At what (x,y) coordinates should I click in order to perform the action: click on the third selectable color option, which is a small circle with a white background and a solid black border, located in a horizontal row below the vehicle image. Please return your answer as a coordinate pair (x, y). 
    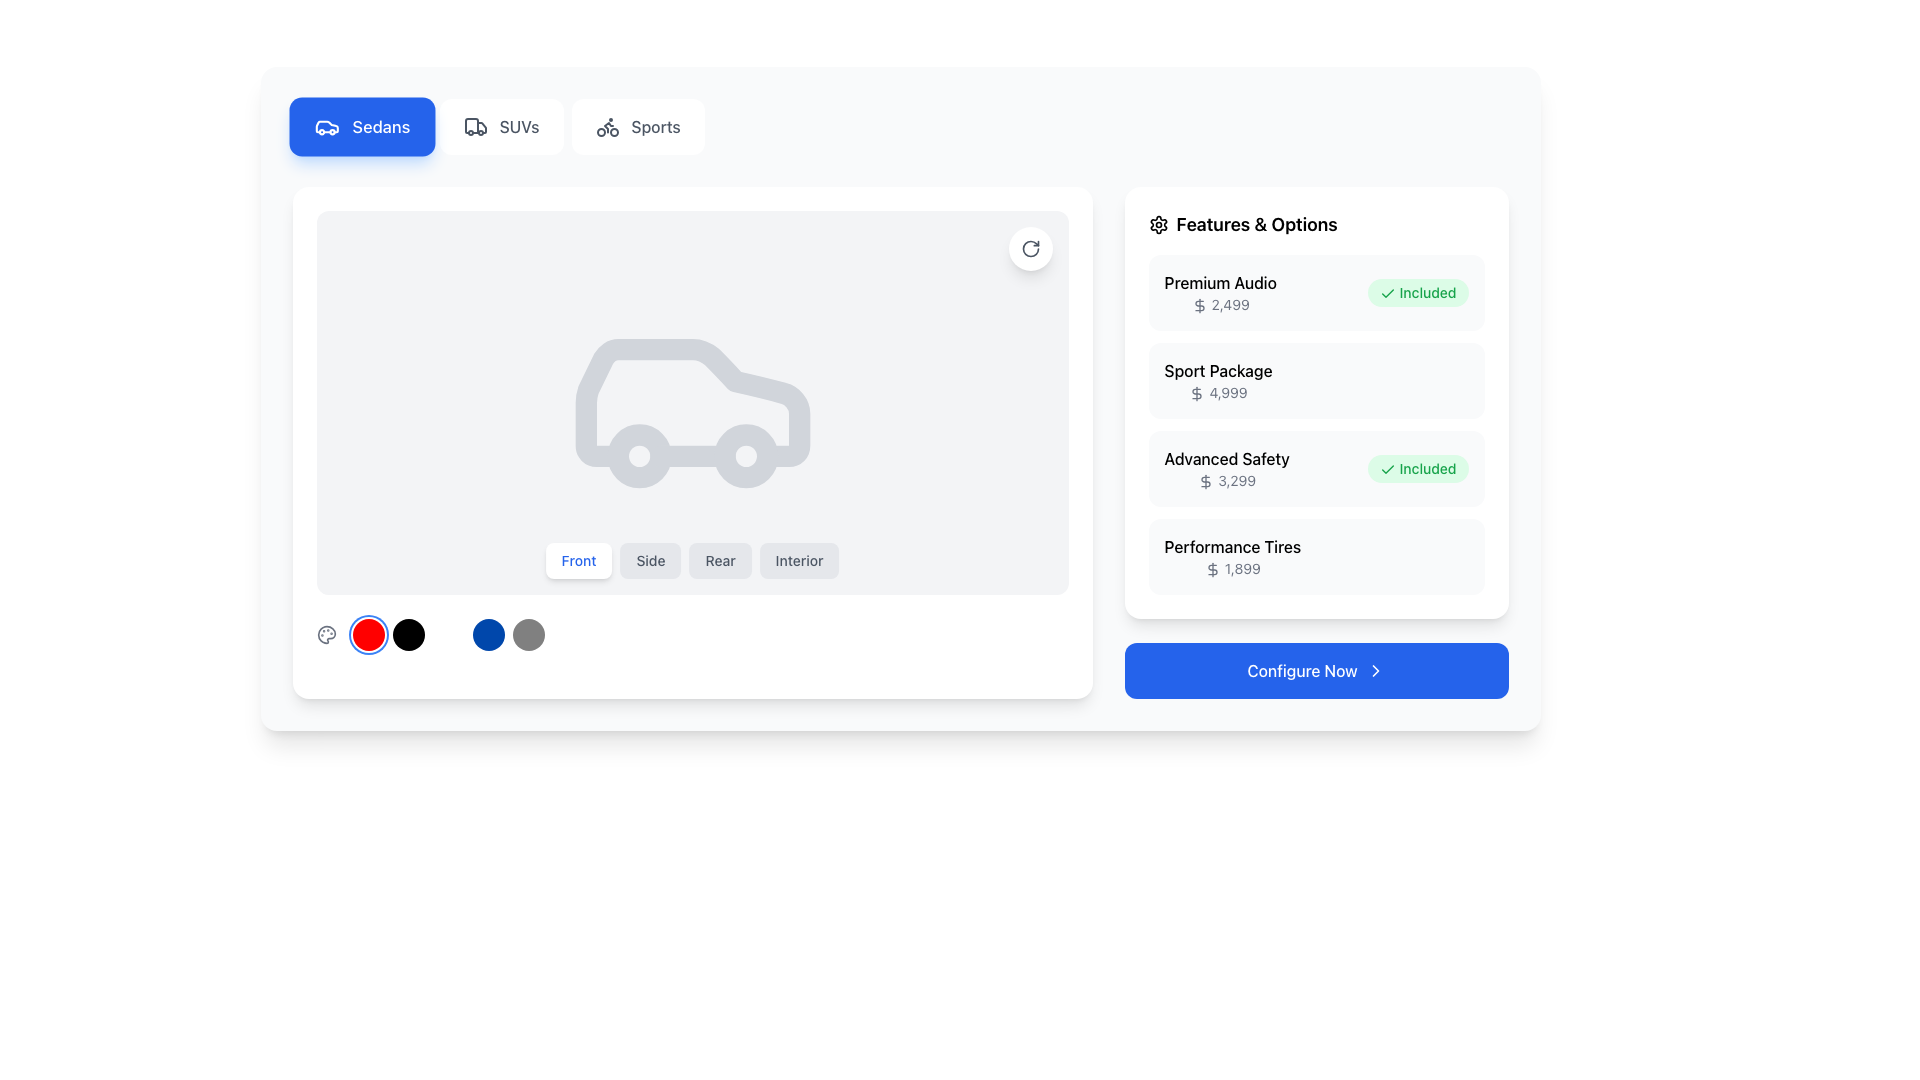
    Looking at the image, I should click on (447, 635).